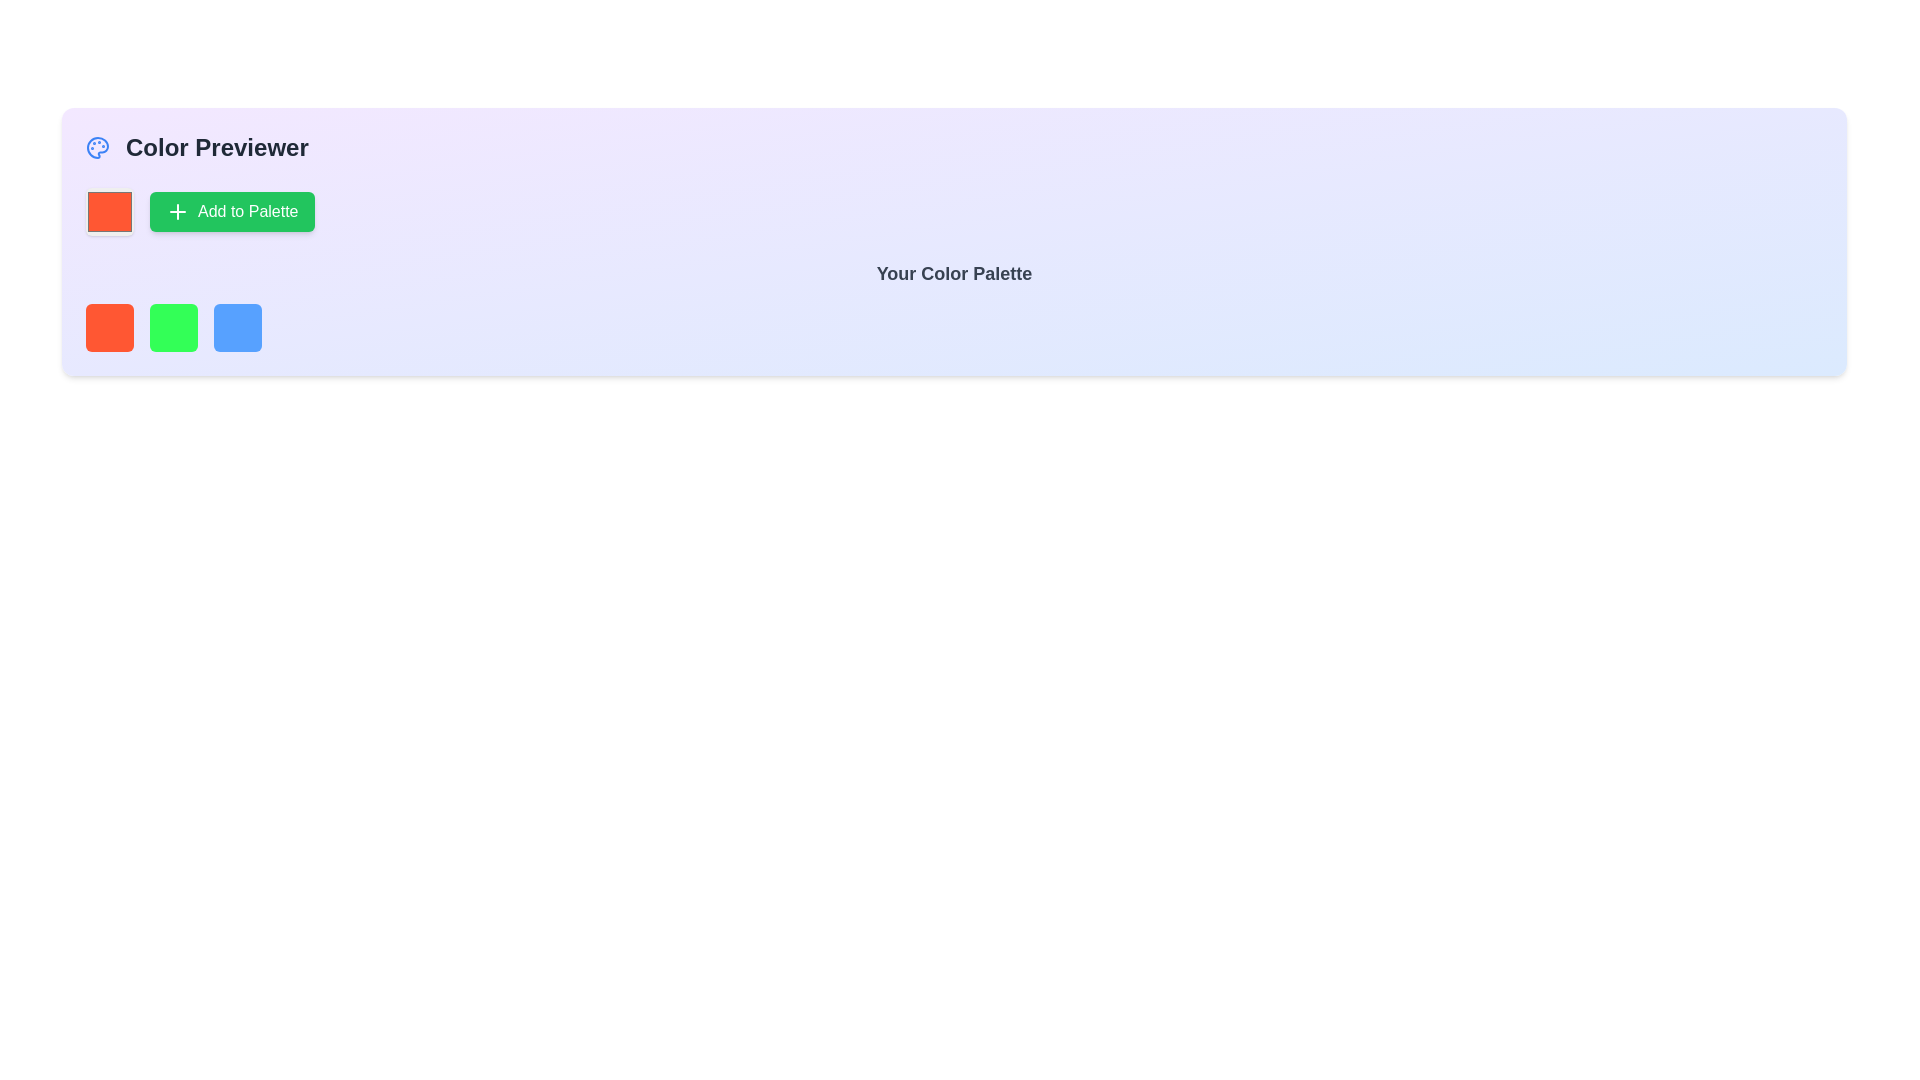 The image size is (1920, 1080). Describe the element at coordinates (217, 146) in the screenshot. I see `descriptive title displayed as 'Color Previewer' in bold, large font, located to the right of the palette icon` at that location.